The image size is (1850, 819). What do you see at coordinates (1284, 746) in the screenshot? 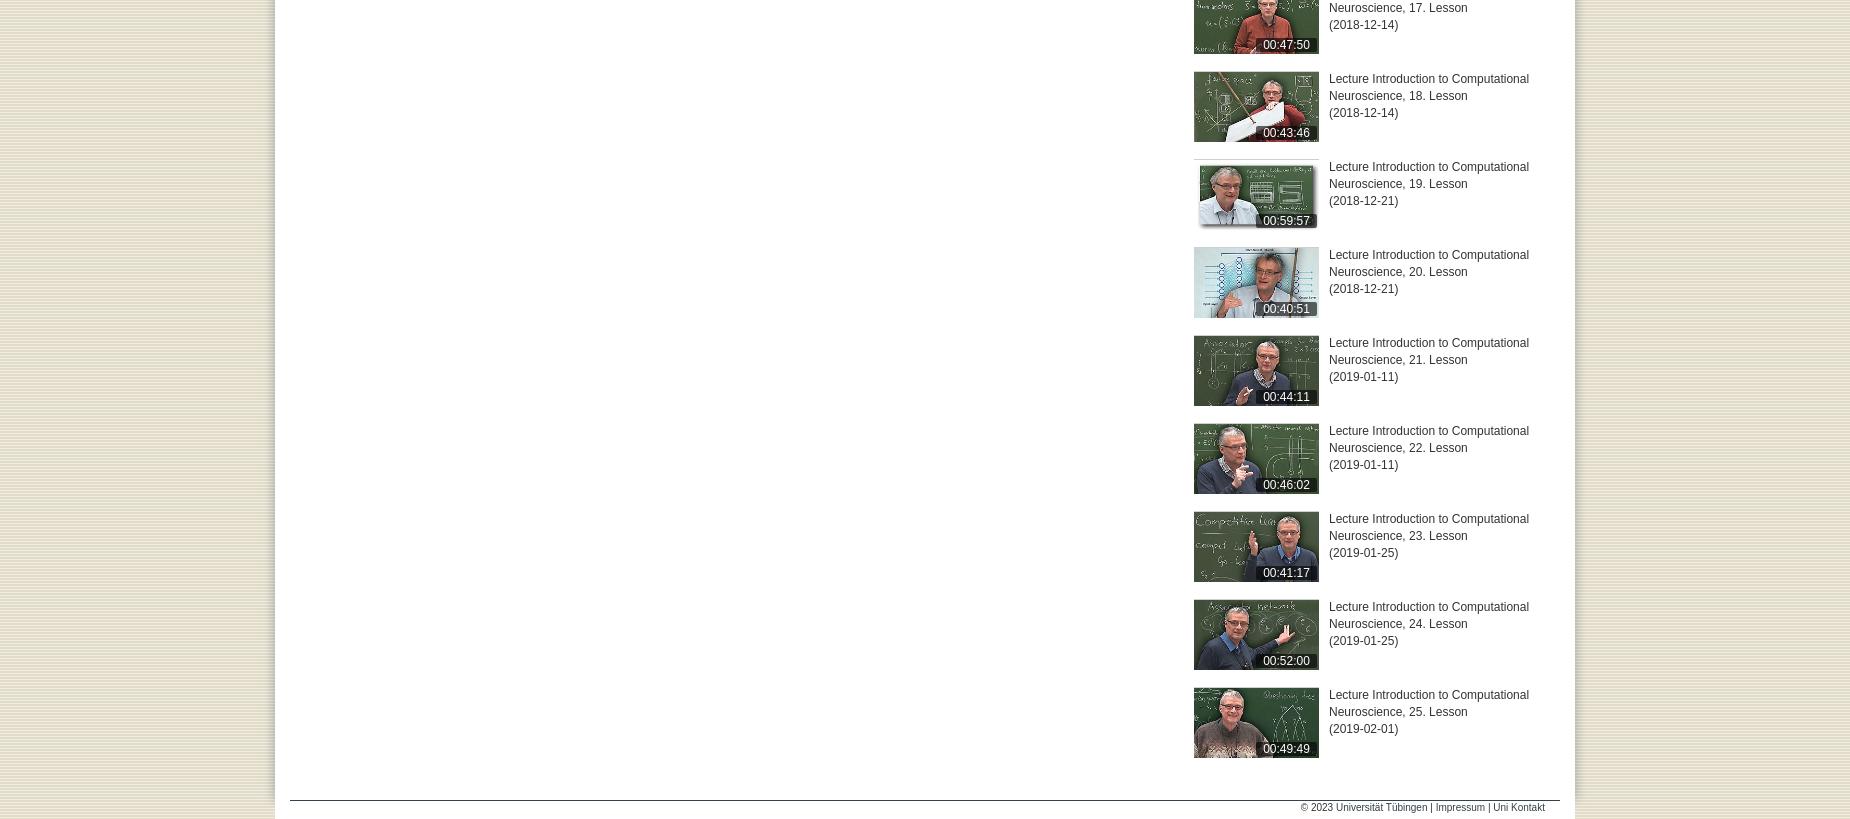
I see `'00:49:49'` at bounding box center [1284, 746].